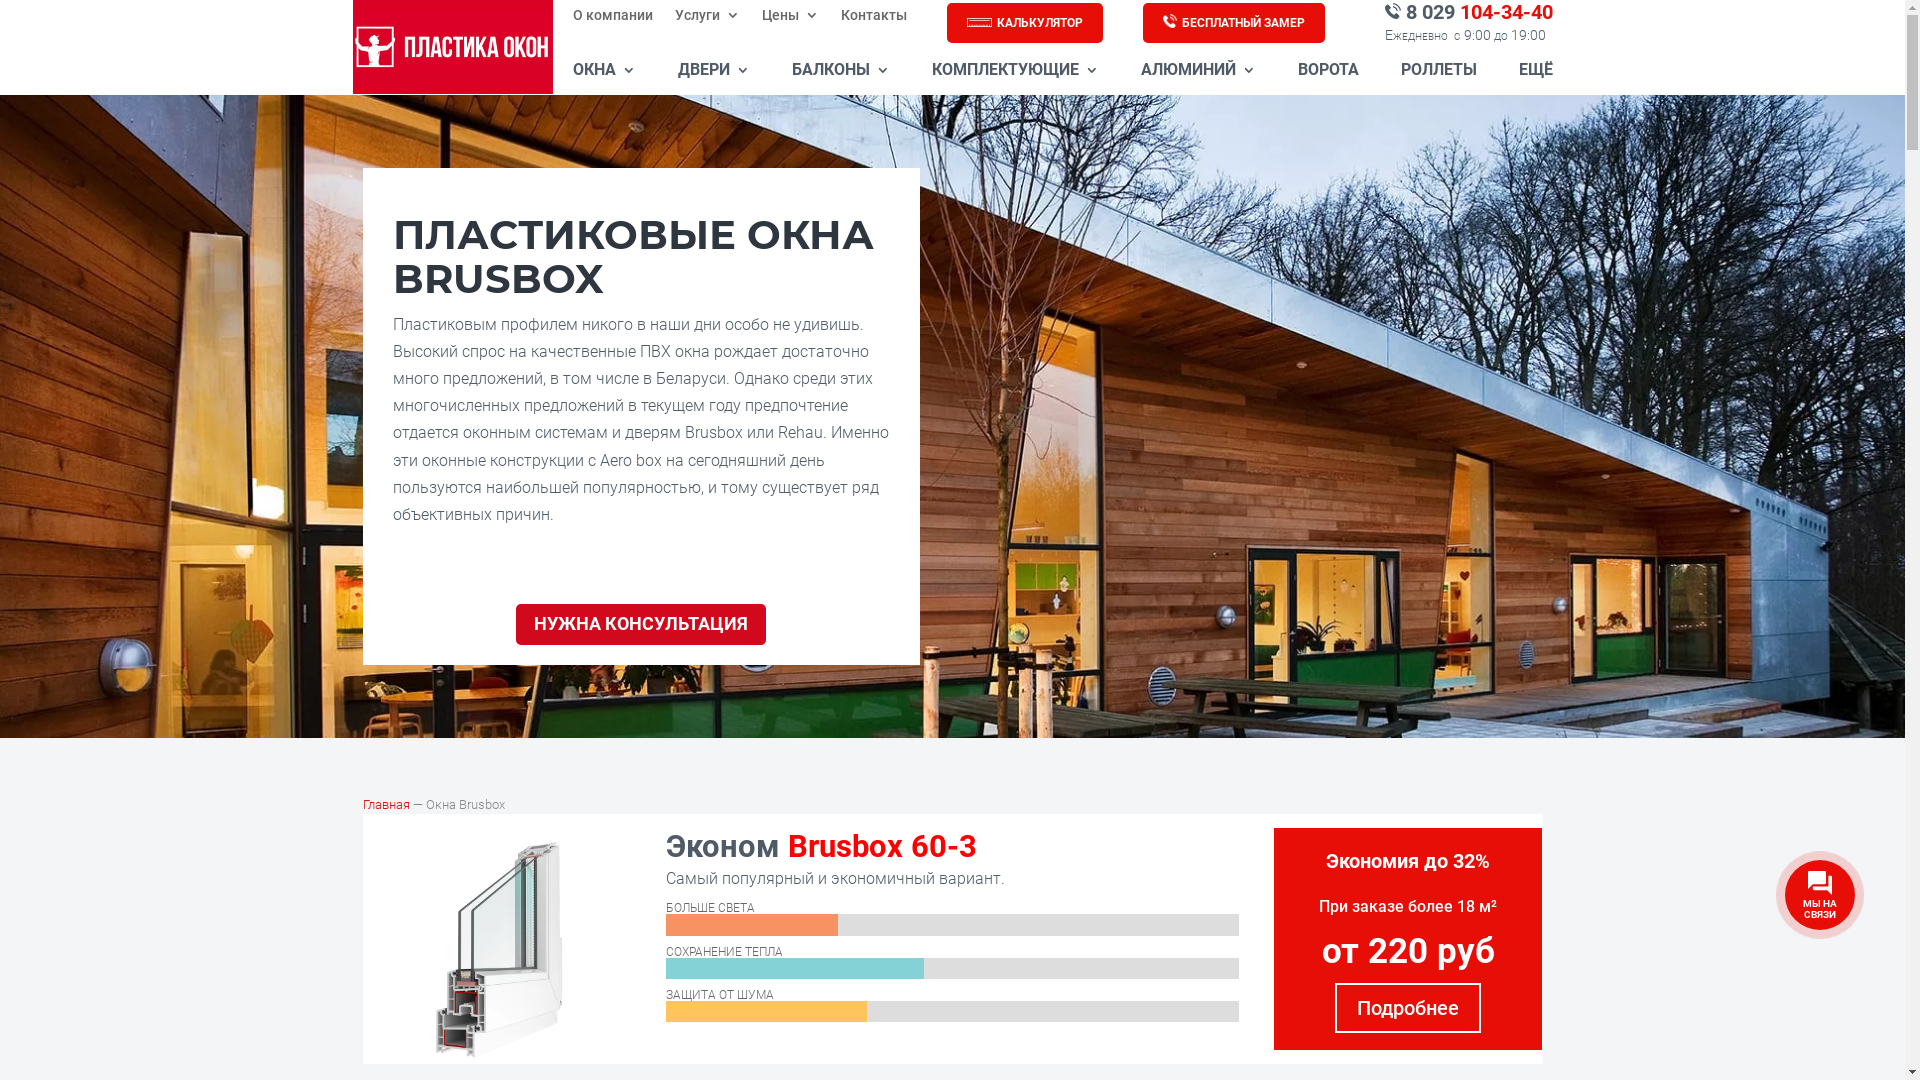  I want to click on '8 029 104-34-40', so click(1468, 11).